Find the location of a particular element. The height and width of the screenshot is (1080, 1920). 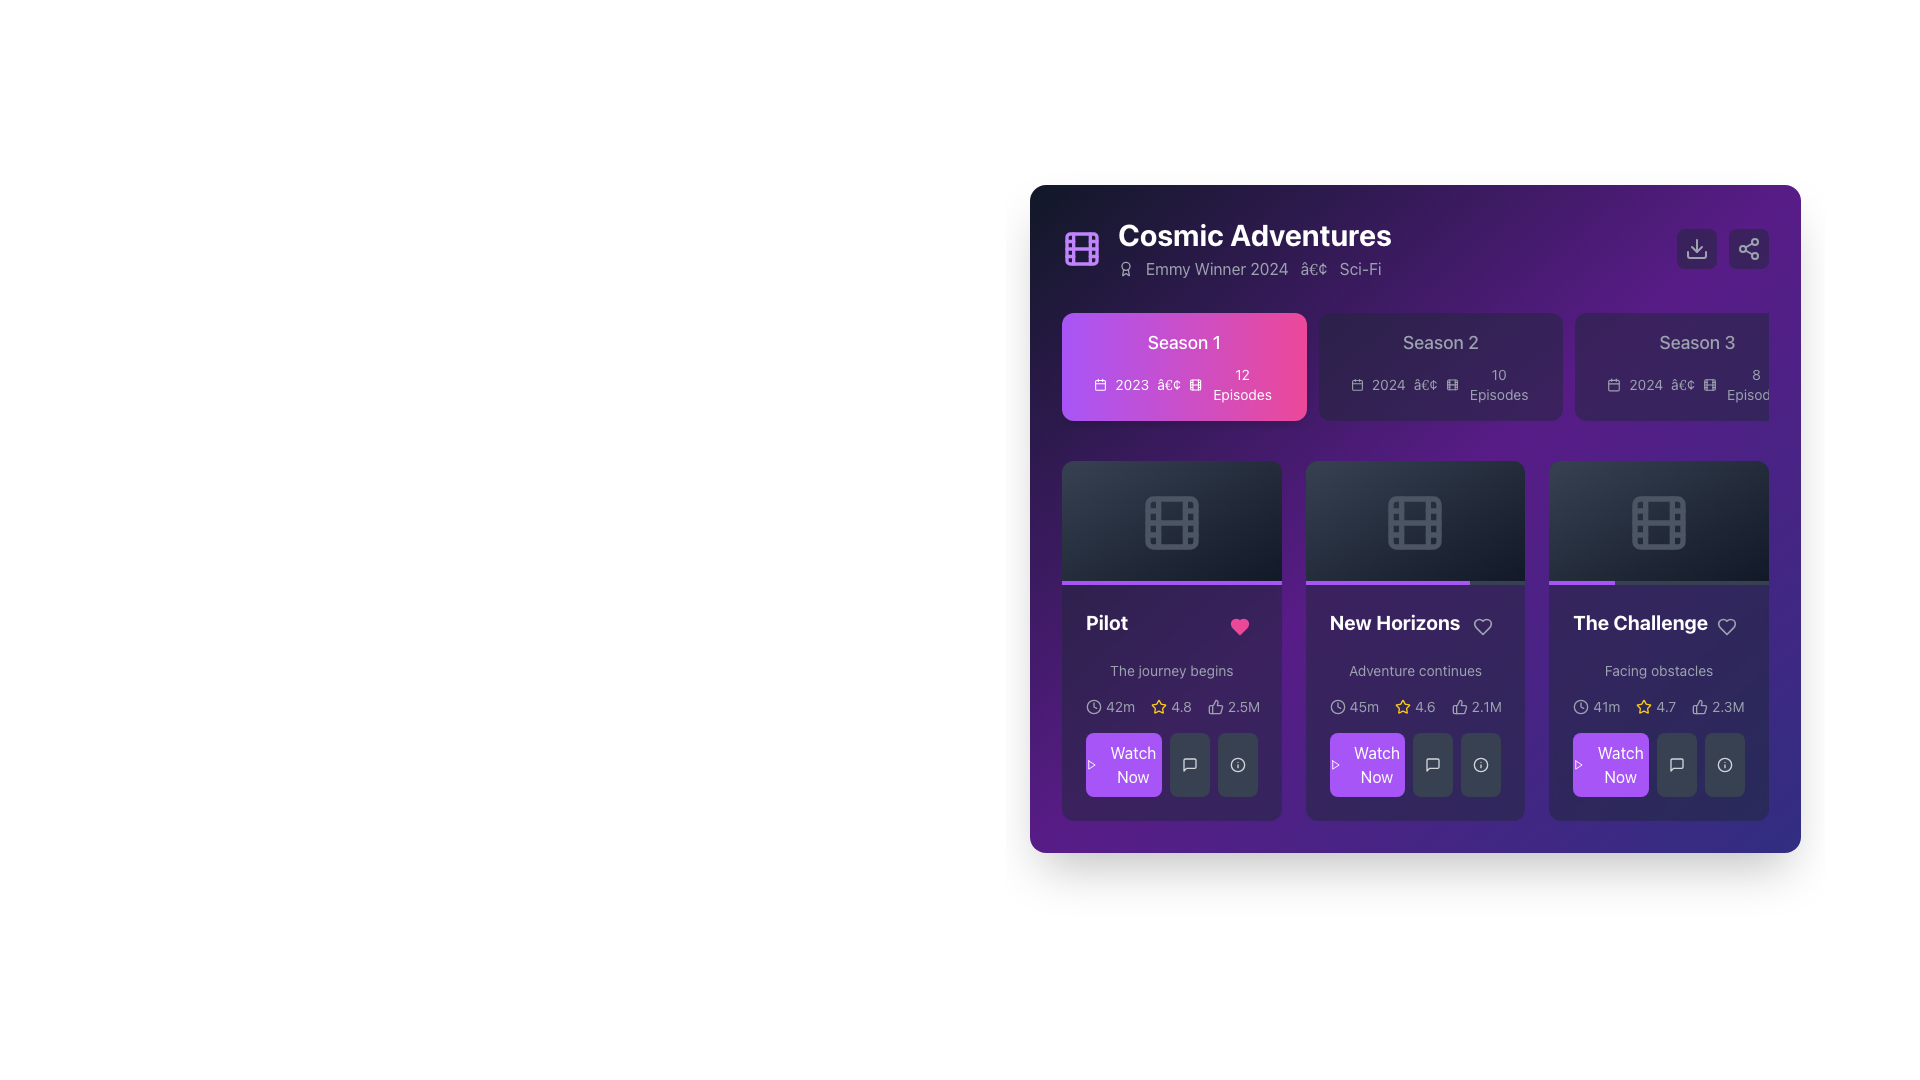

the icon-text combination displaying '2.3M' next to the thumbs-up icon in the bottom right corner of 'The Challenge' card is located at coordinates (1717, 705).